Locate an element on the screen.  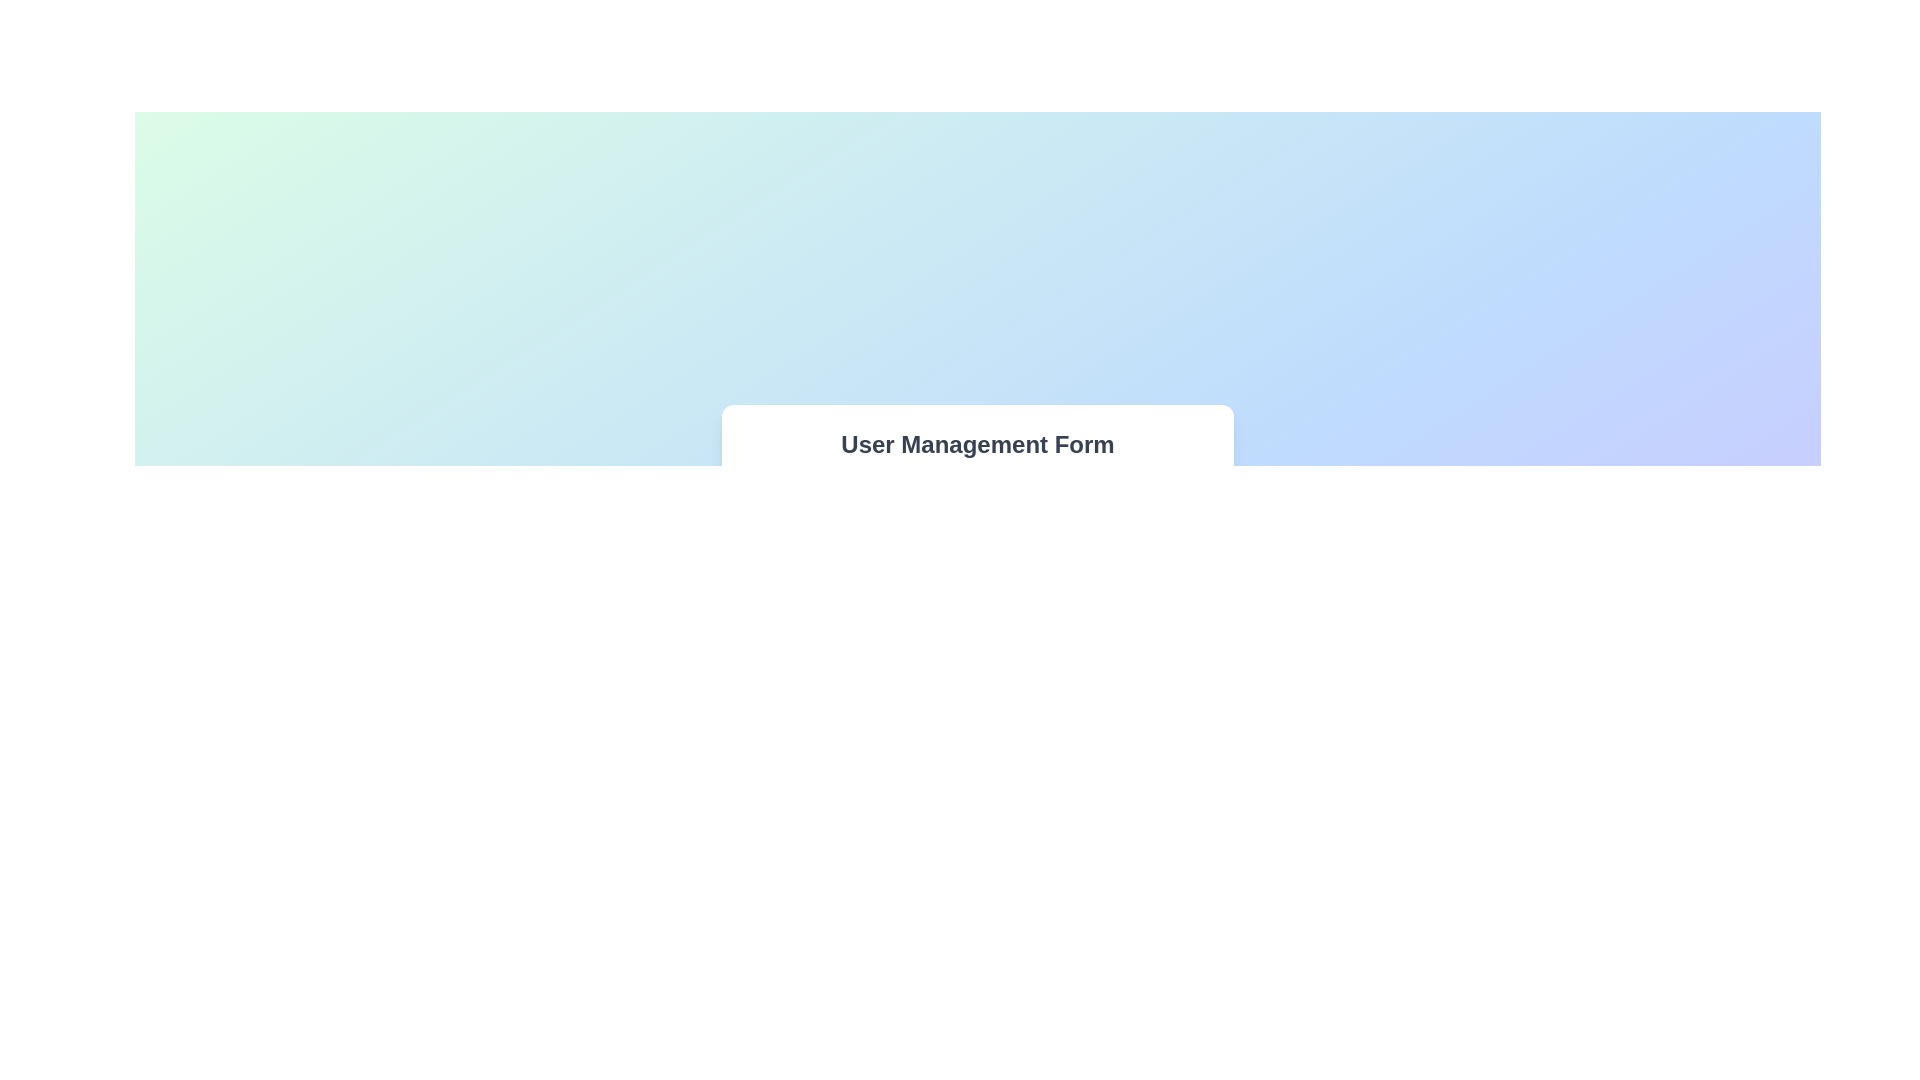
the Text label or header which serves as the heading for the form or section, located at the top of the form card layout is located at coordinates (978, 442).